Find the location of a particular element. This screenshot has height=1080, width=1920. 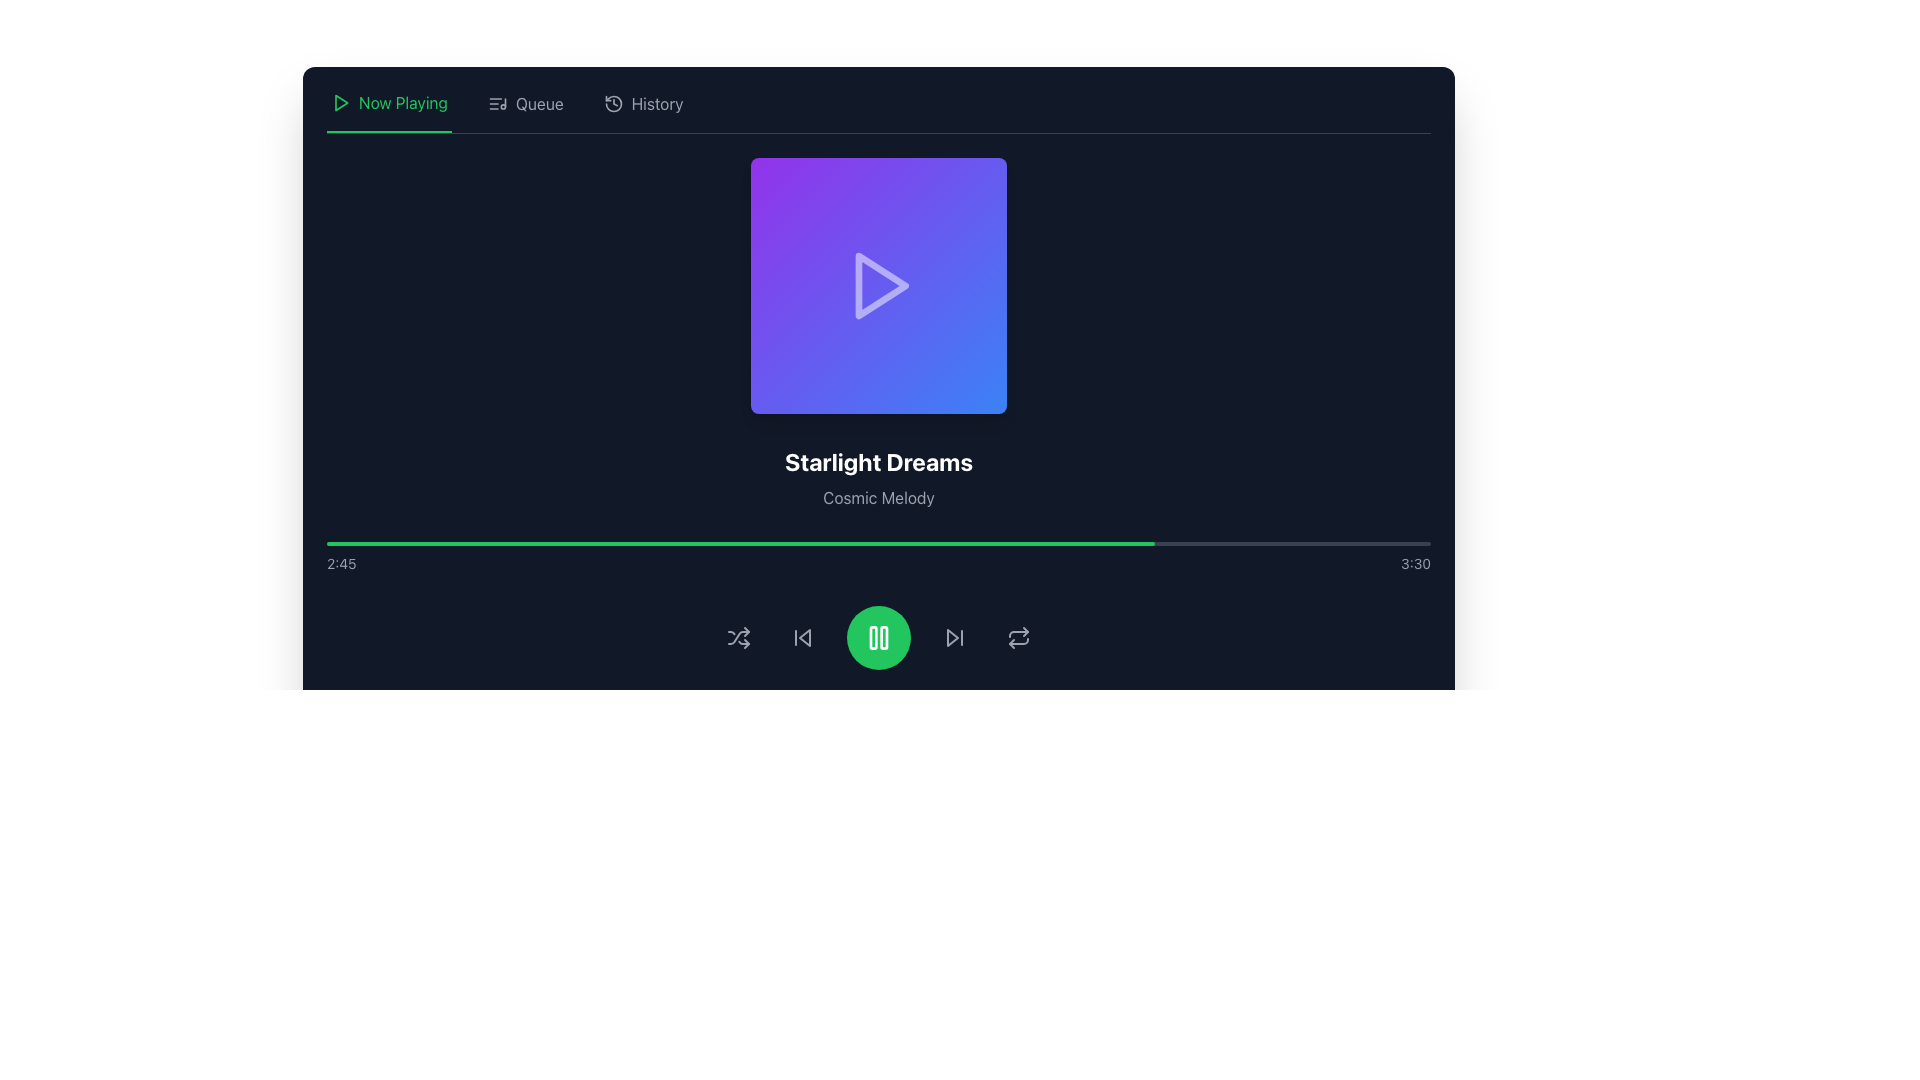

the shuffle button marked by an icon of two crossing arrows, located in the bottom control panel as the first button to the left in the playback controls is located at coordinates (738, 637).